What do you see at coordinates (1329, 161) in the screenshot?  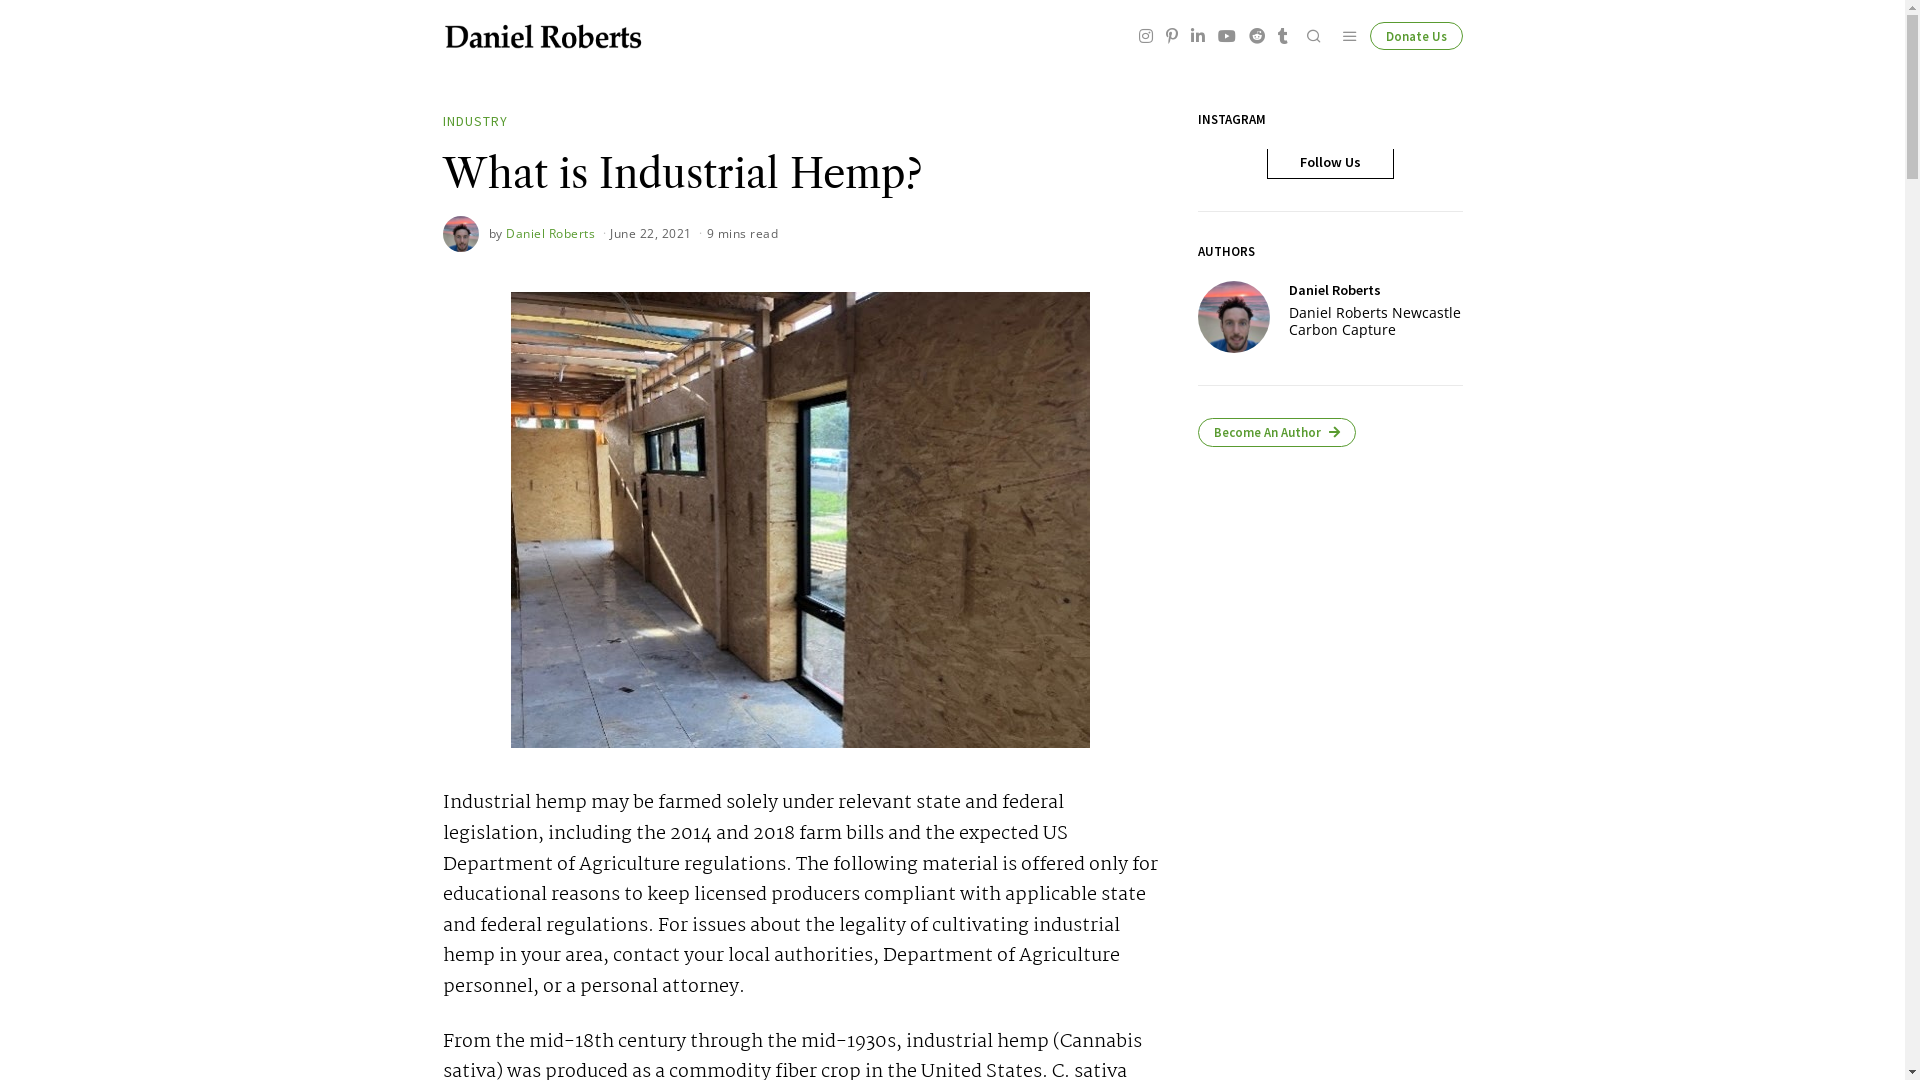 I see `'Follow Us'` at bounding box center [1329, 161].